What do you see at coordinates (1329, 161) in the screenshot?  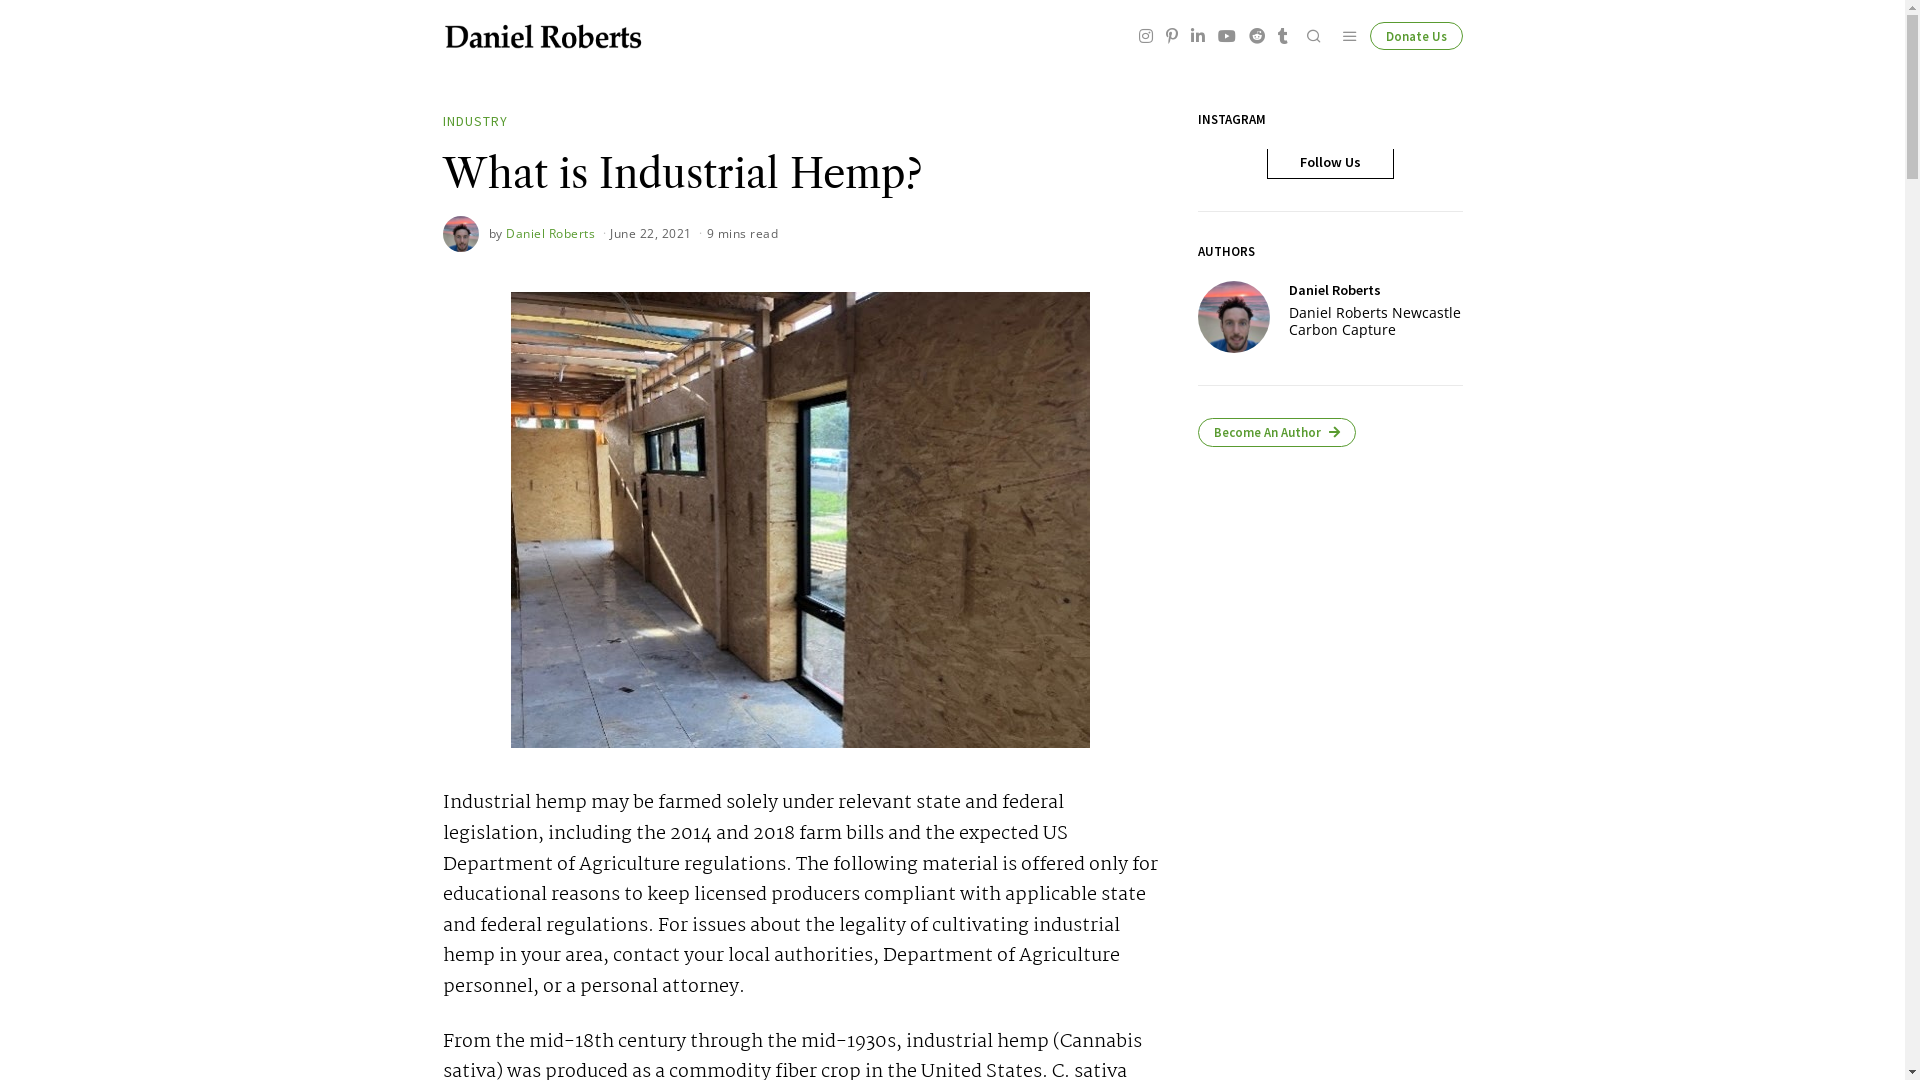 I see `'Follow Us'` at bounding box center [1329, 161].